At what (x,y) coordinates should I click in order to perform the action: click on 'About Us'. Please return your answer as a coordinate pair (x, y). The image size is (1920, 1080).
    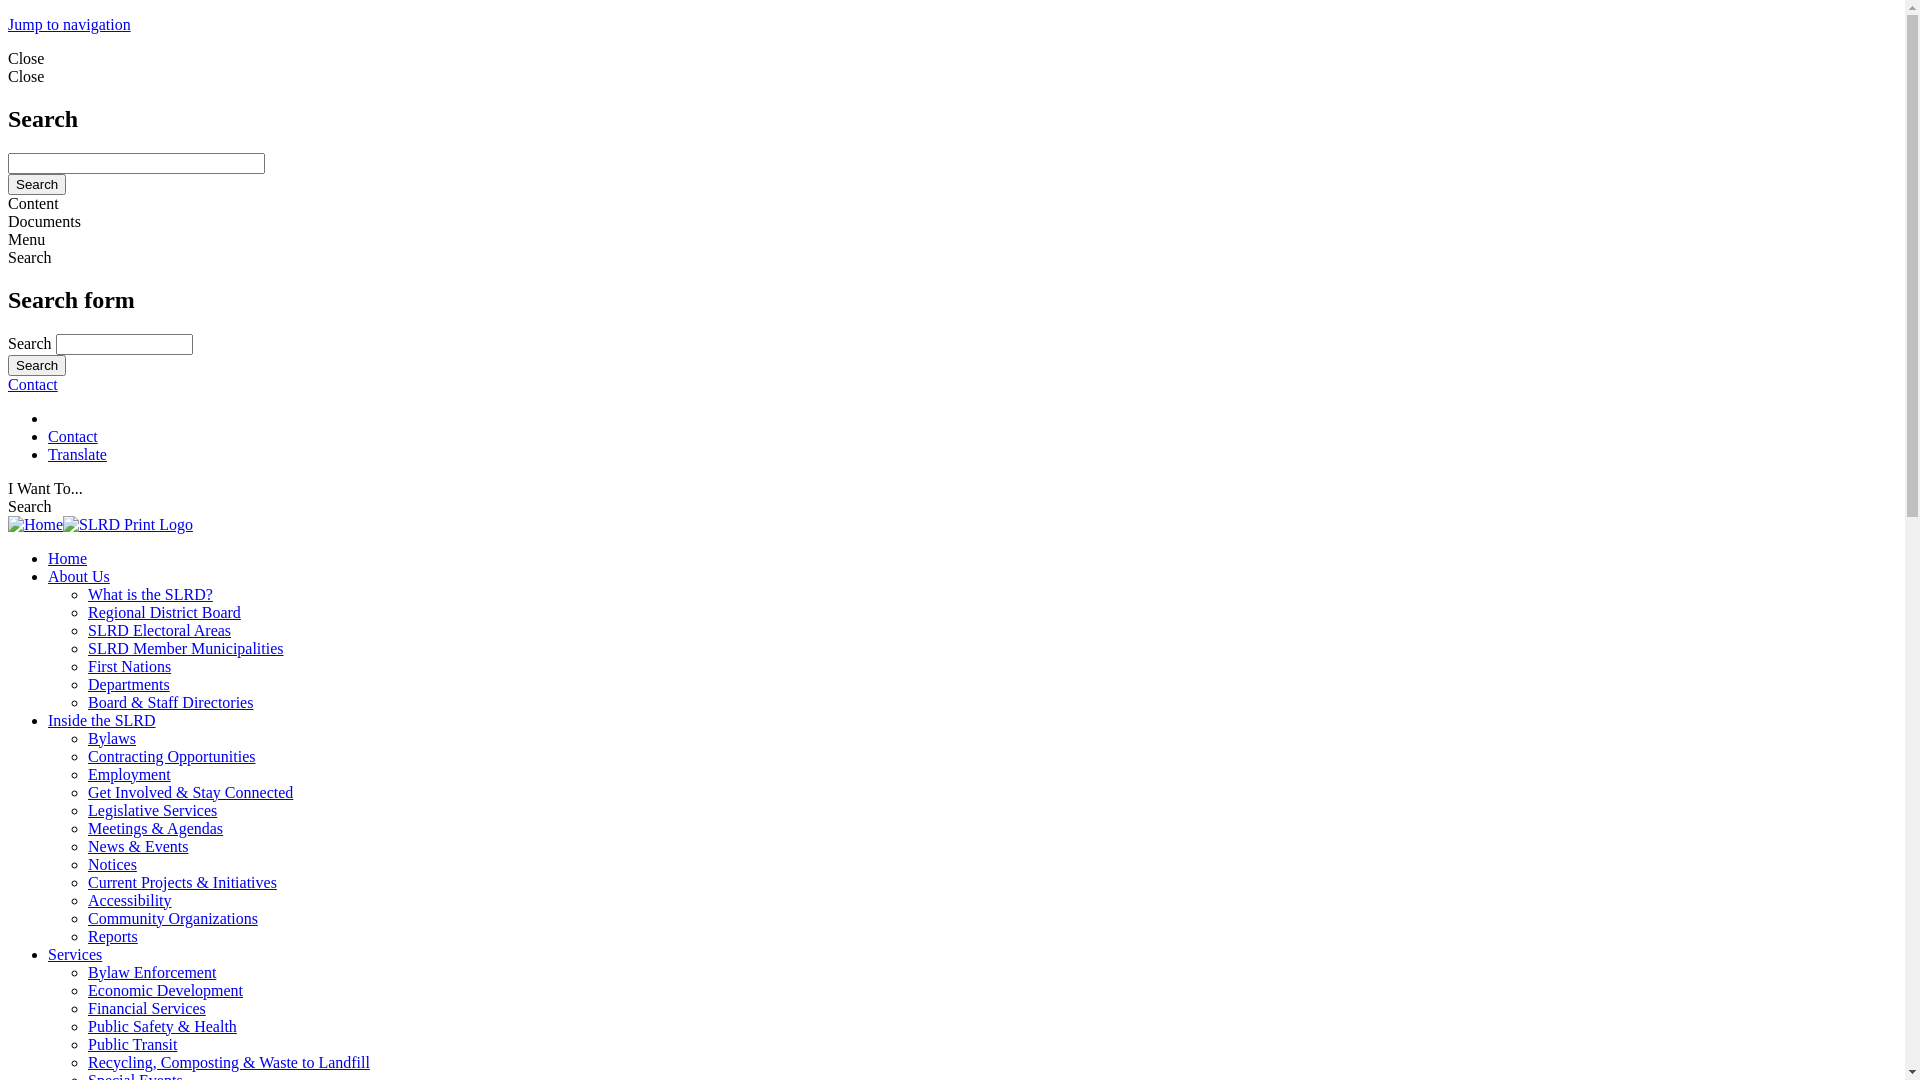
    Looking at the image, I should click on (78, 576).